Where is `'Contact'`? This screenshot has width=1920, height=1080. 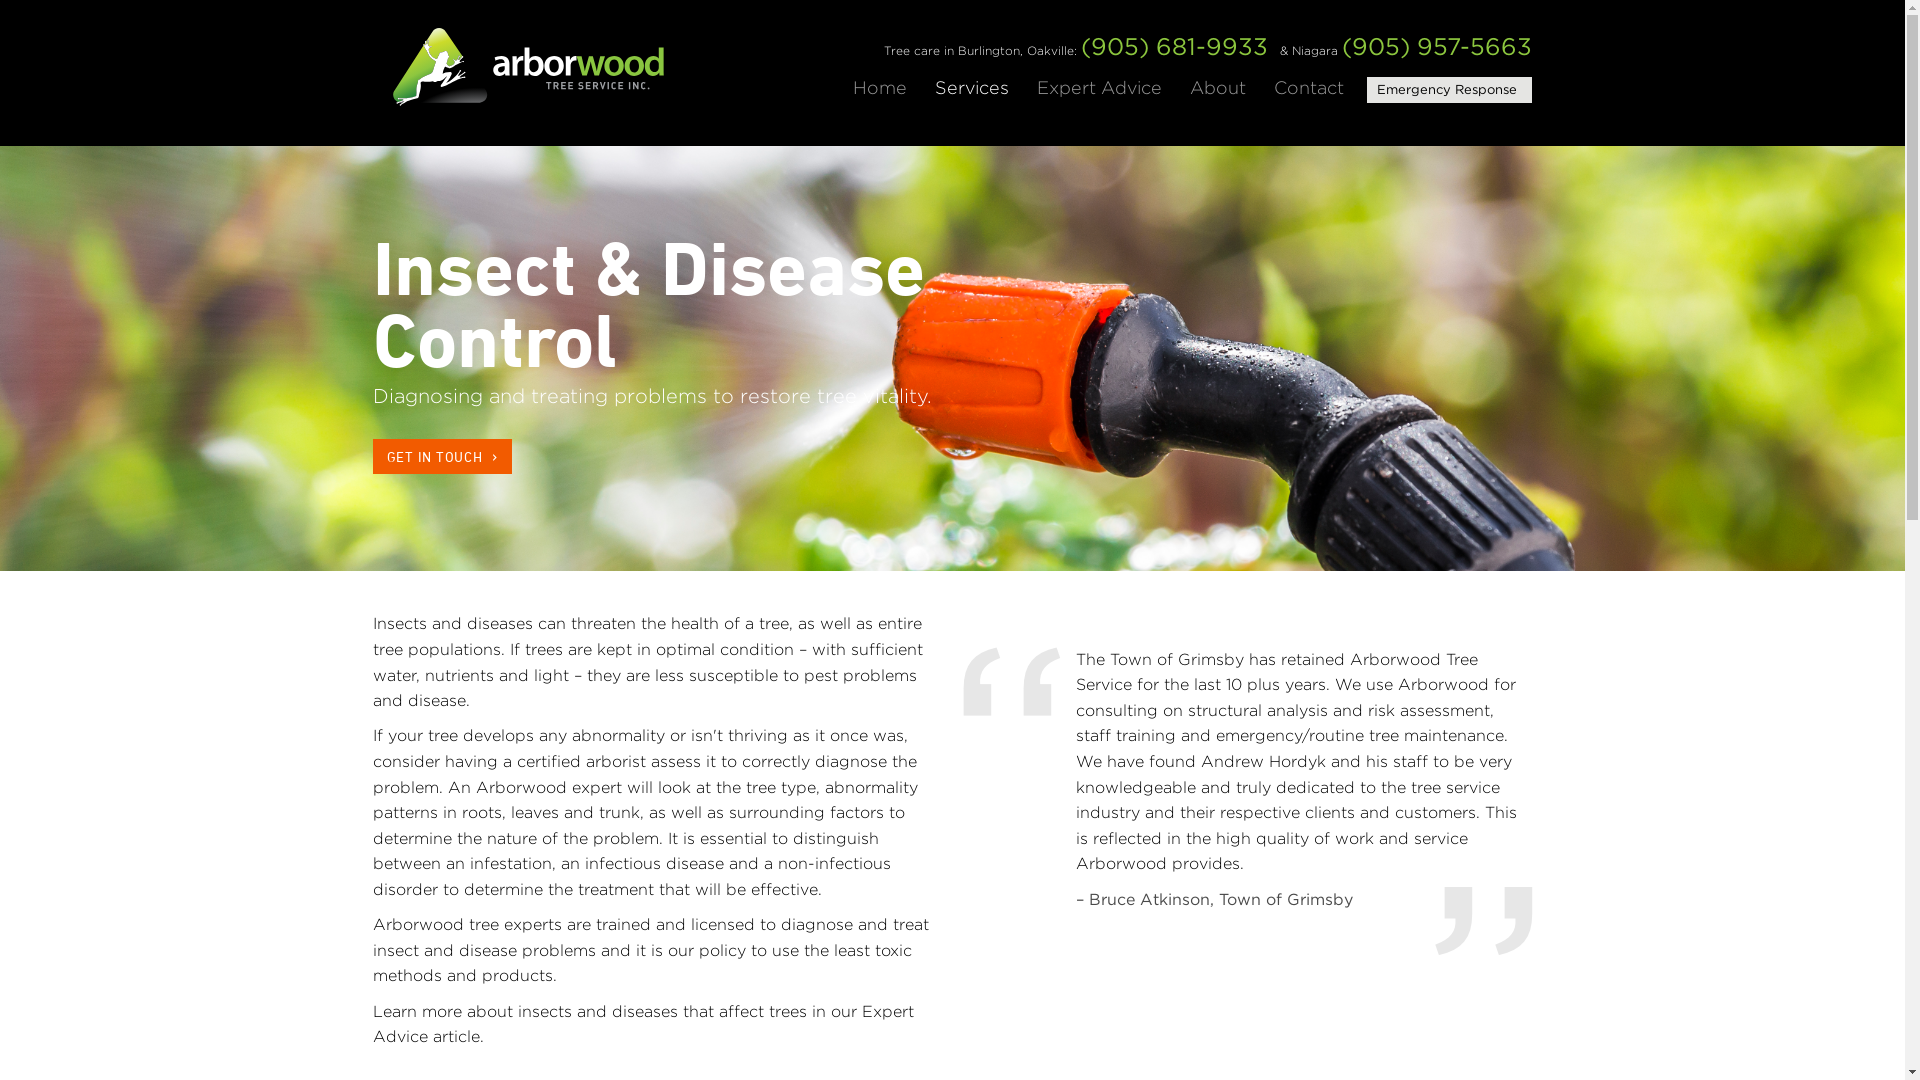 'Contact' is located at coordinates (1309, 86).